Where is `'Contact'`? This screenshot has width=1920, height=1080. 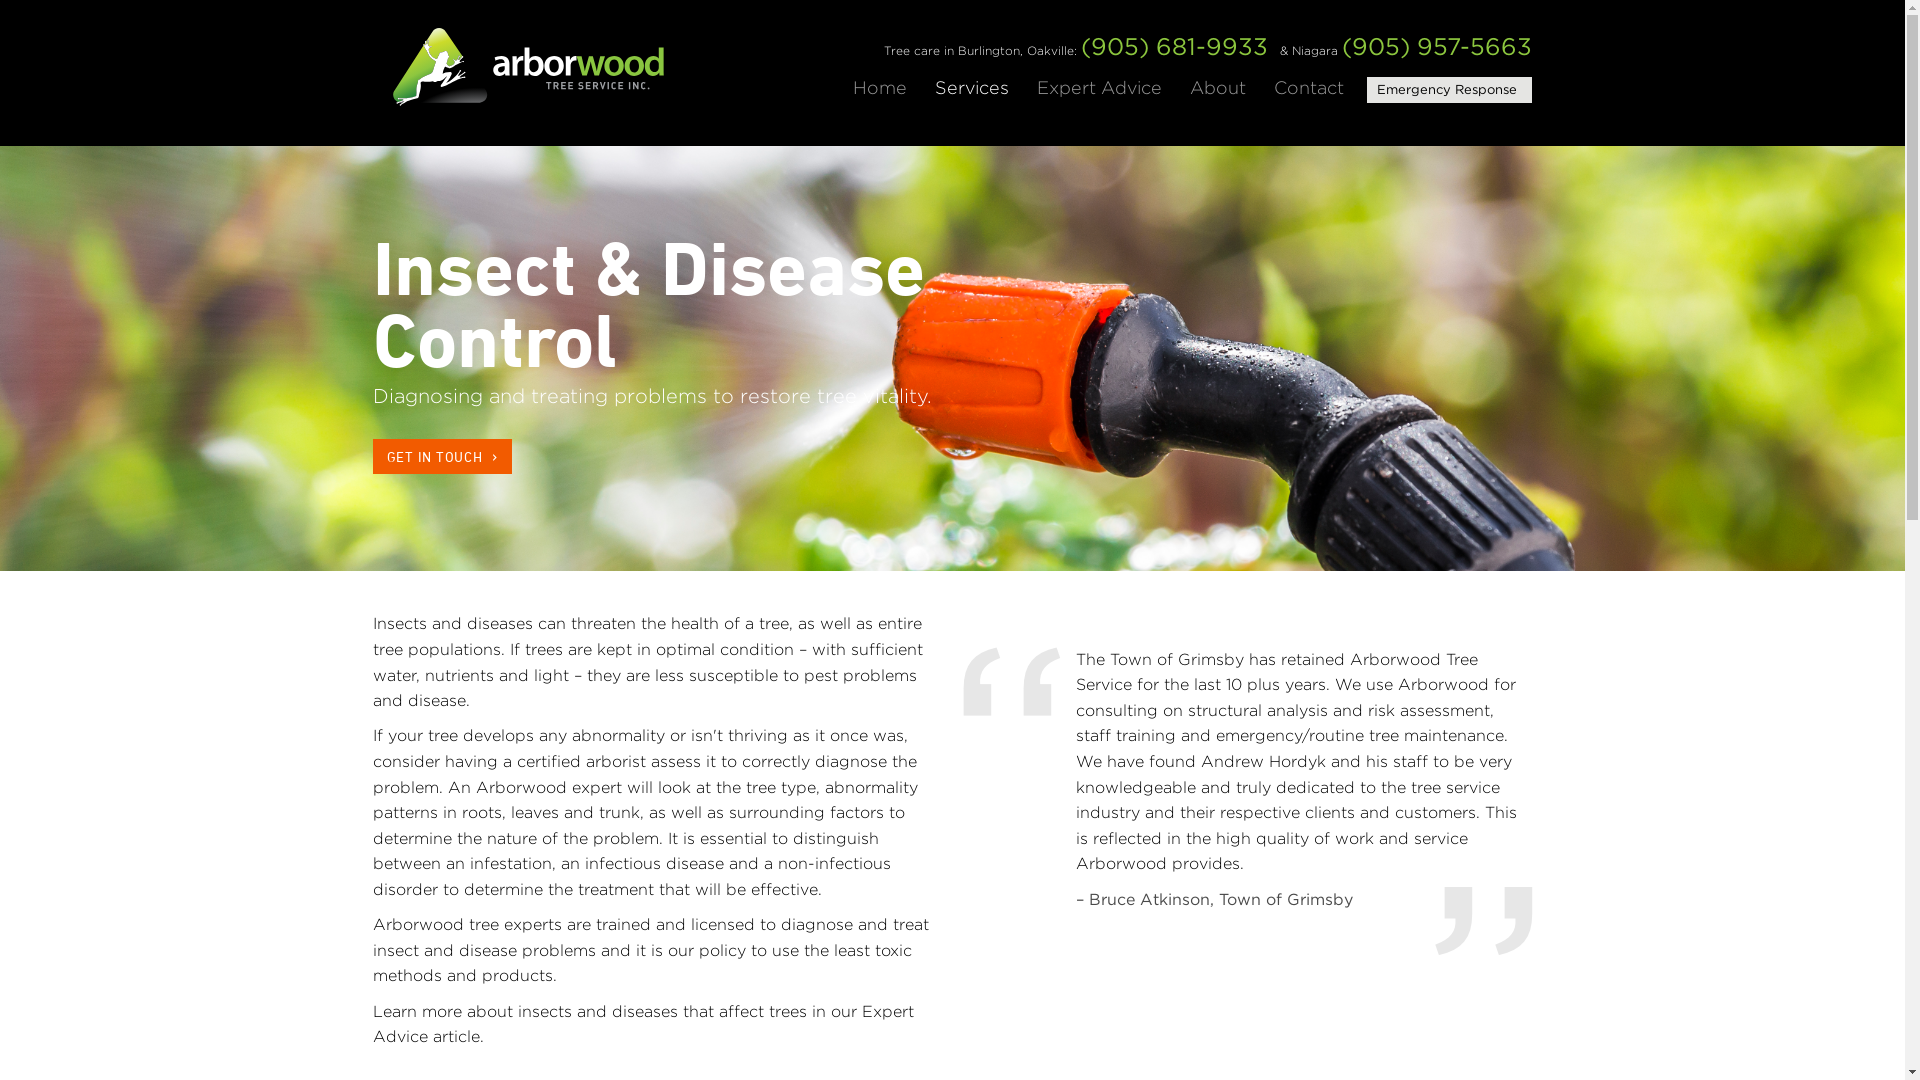 'Contact' is located at coordinates (1309, 86).